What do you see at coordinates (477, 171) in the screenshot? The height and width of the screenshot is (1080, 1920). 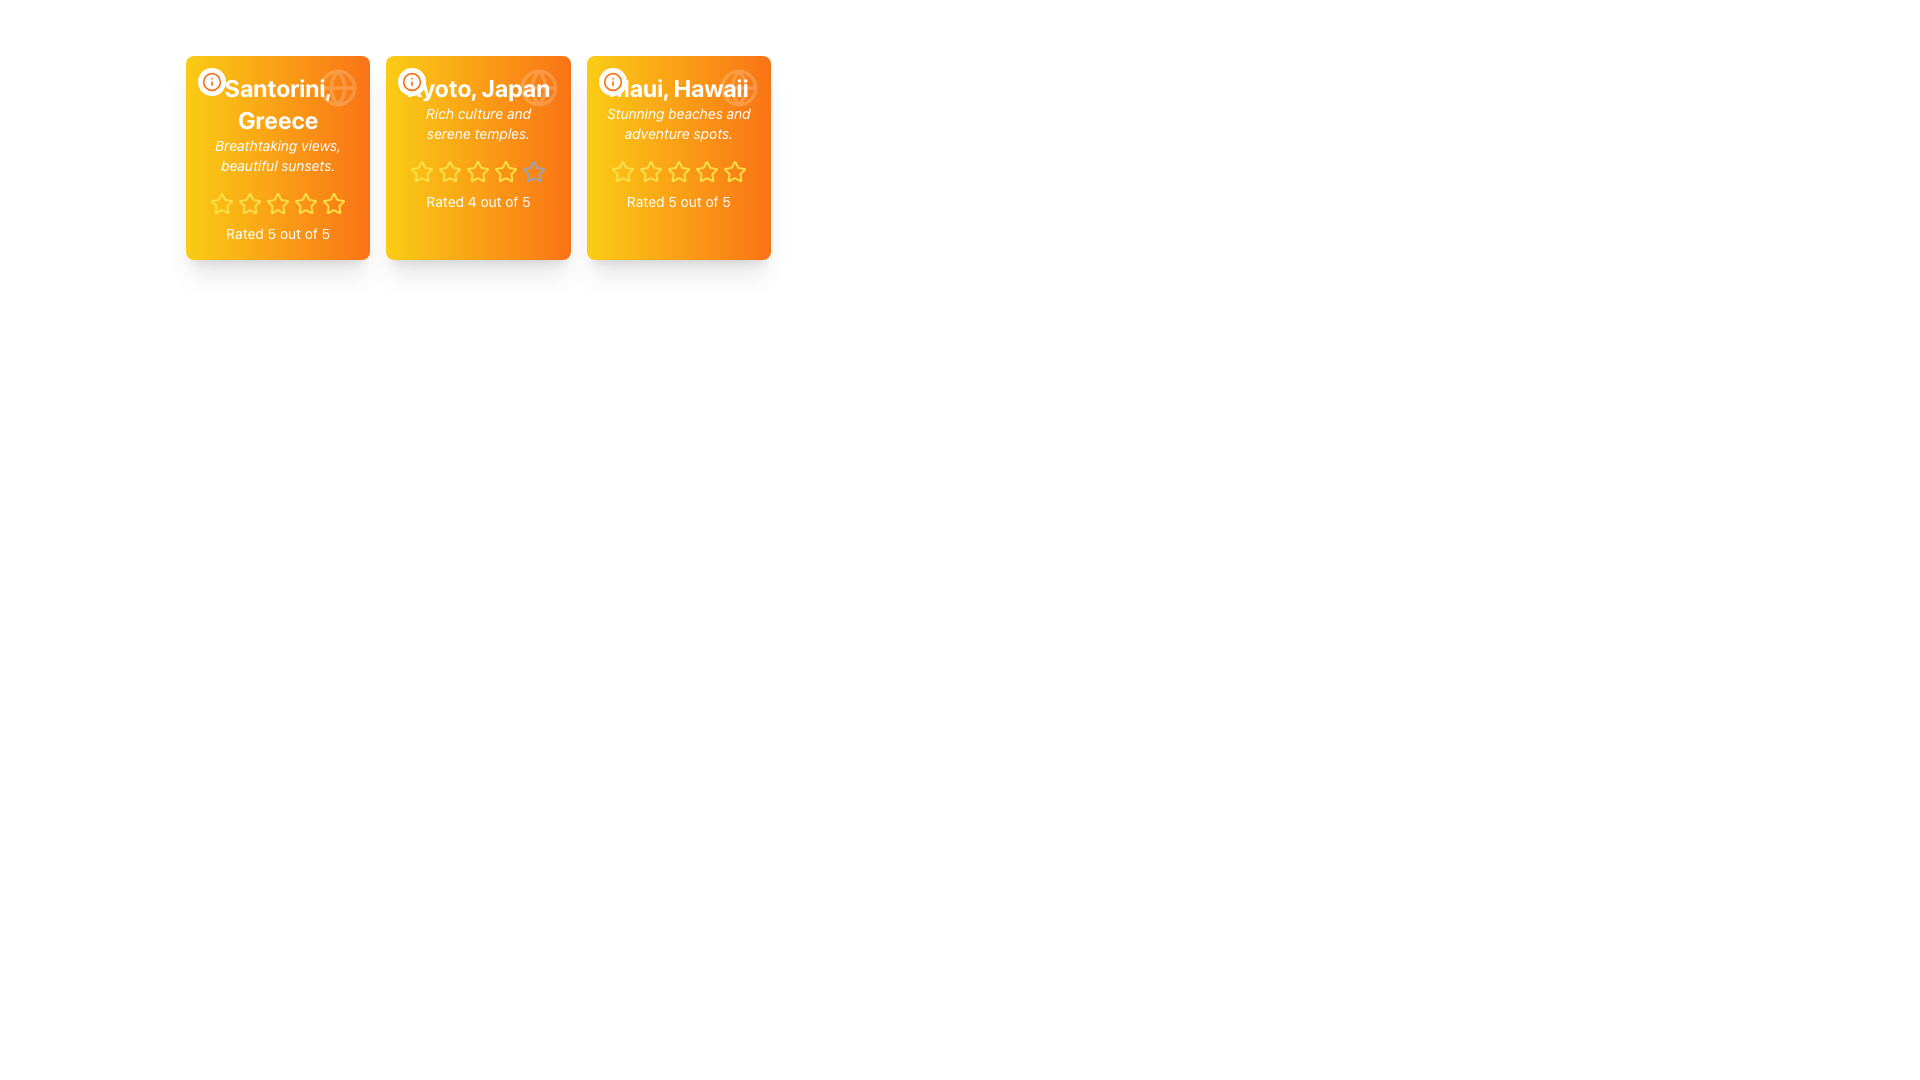 I see `the fourth star icon in the rating indicator located centrally within the orange rectangular card for 'Kyoto, Japan' to set a rating` at bounding box center [477, 171].